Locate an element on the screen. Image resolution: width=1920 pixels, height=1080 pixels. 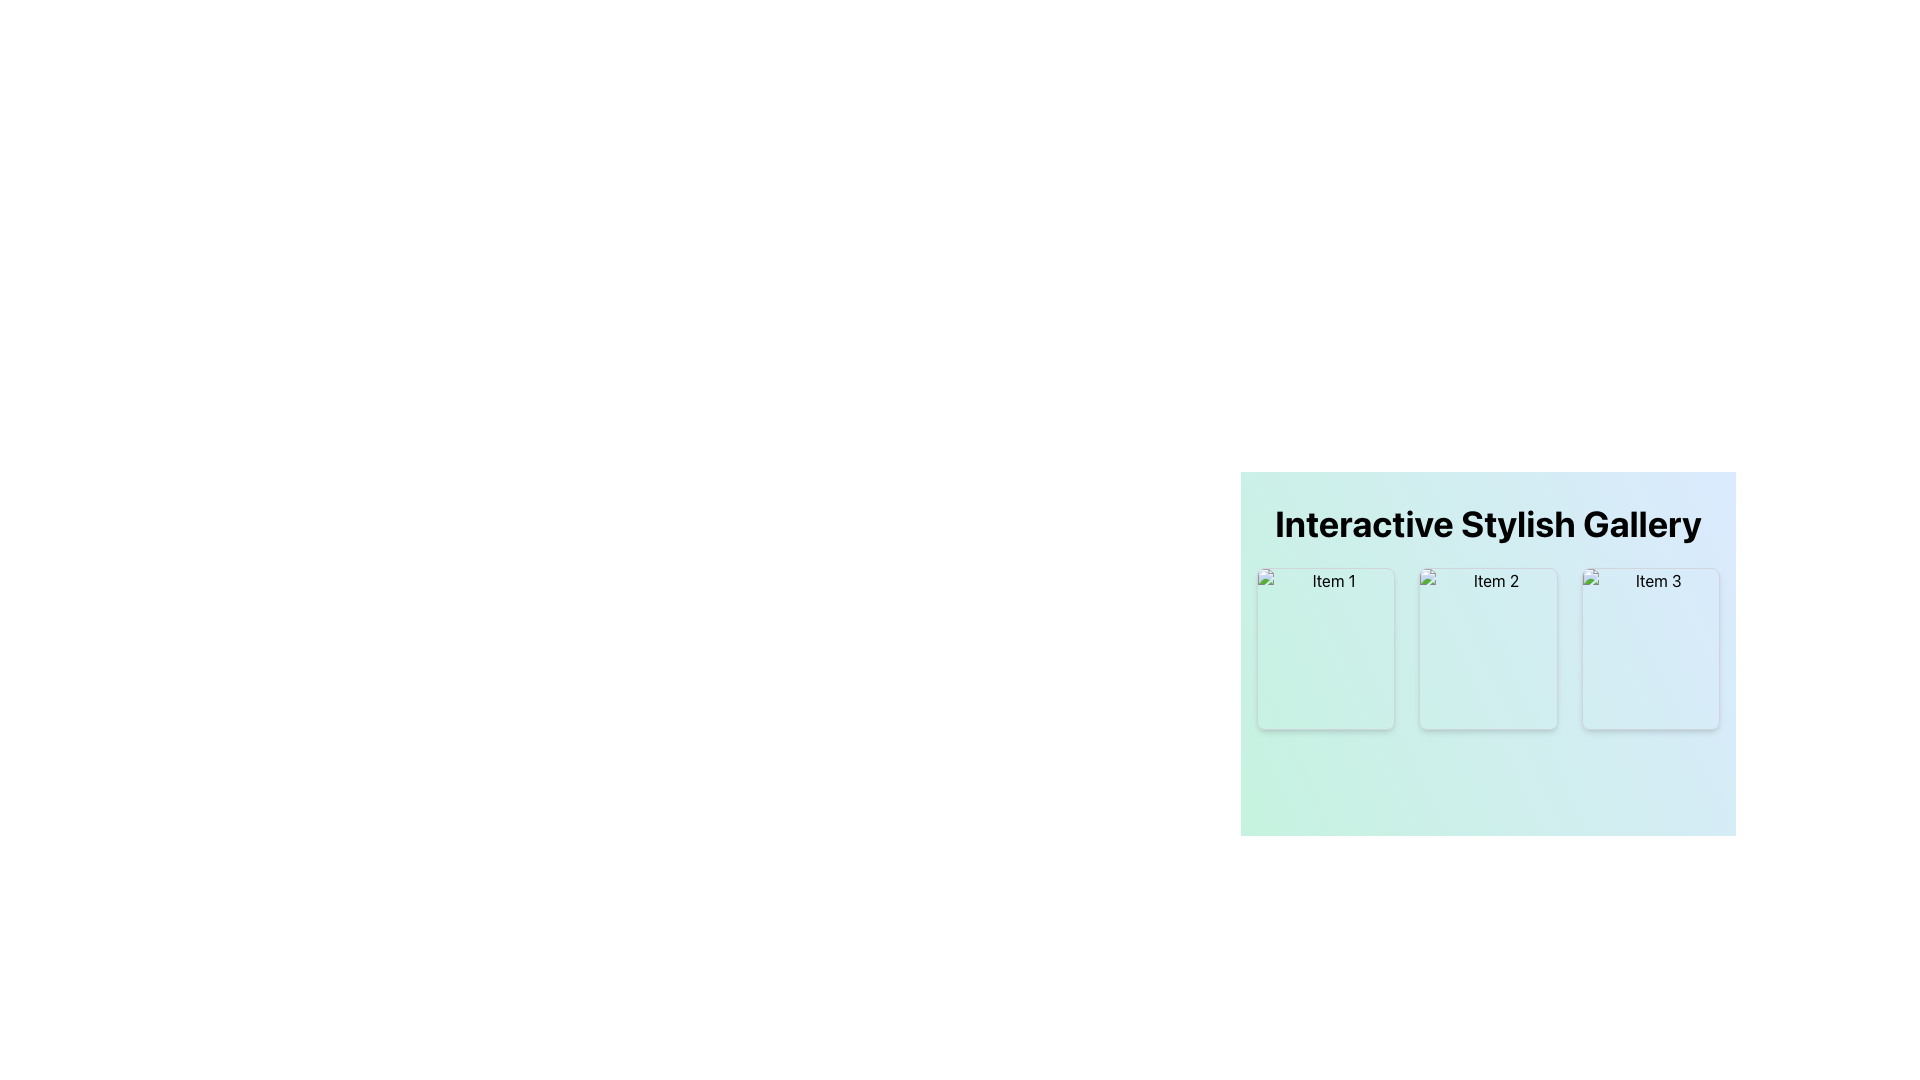
the center card labeled 'Item 2' in the 'Interactive Stylish Gallery' to interact with it is located at coordinates (1488, 641).